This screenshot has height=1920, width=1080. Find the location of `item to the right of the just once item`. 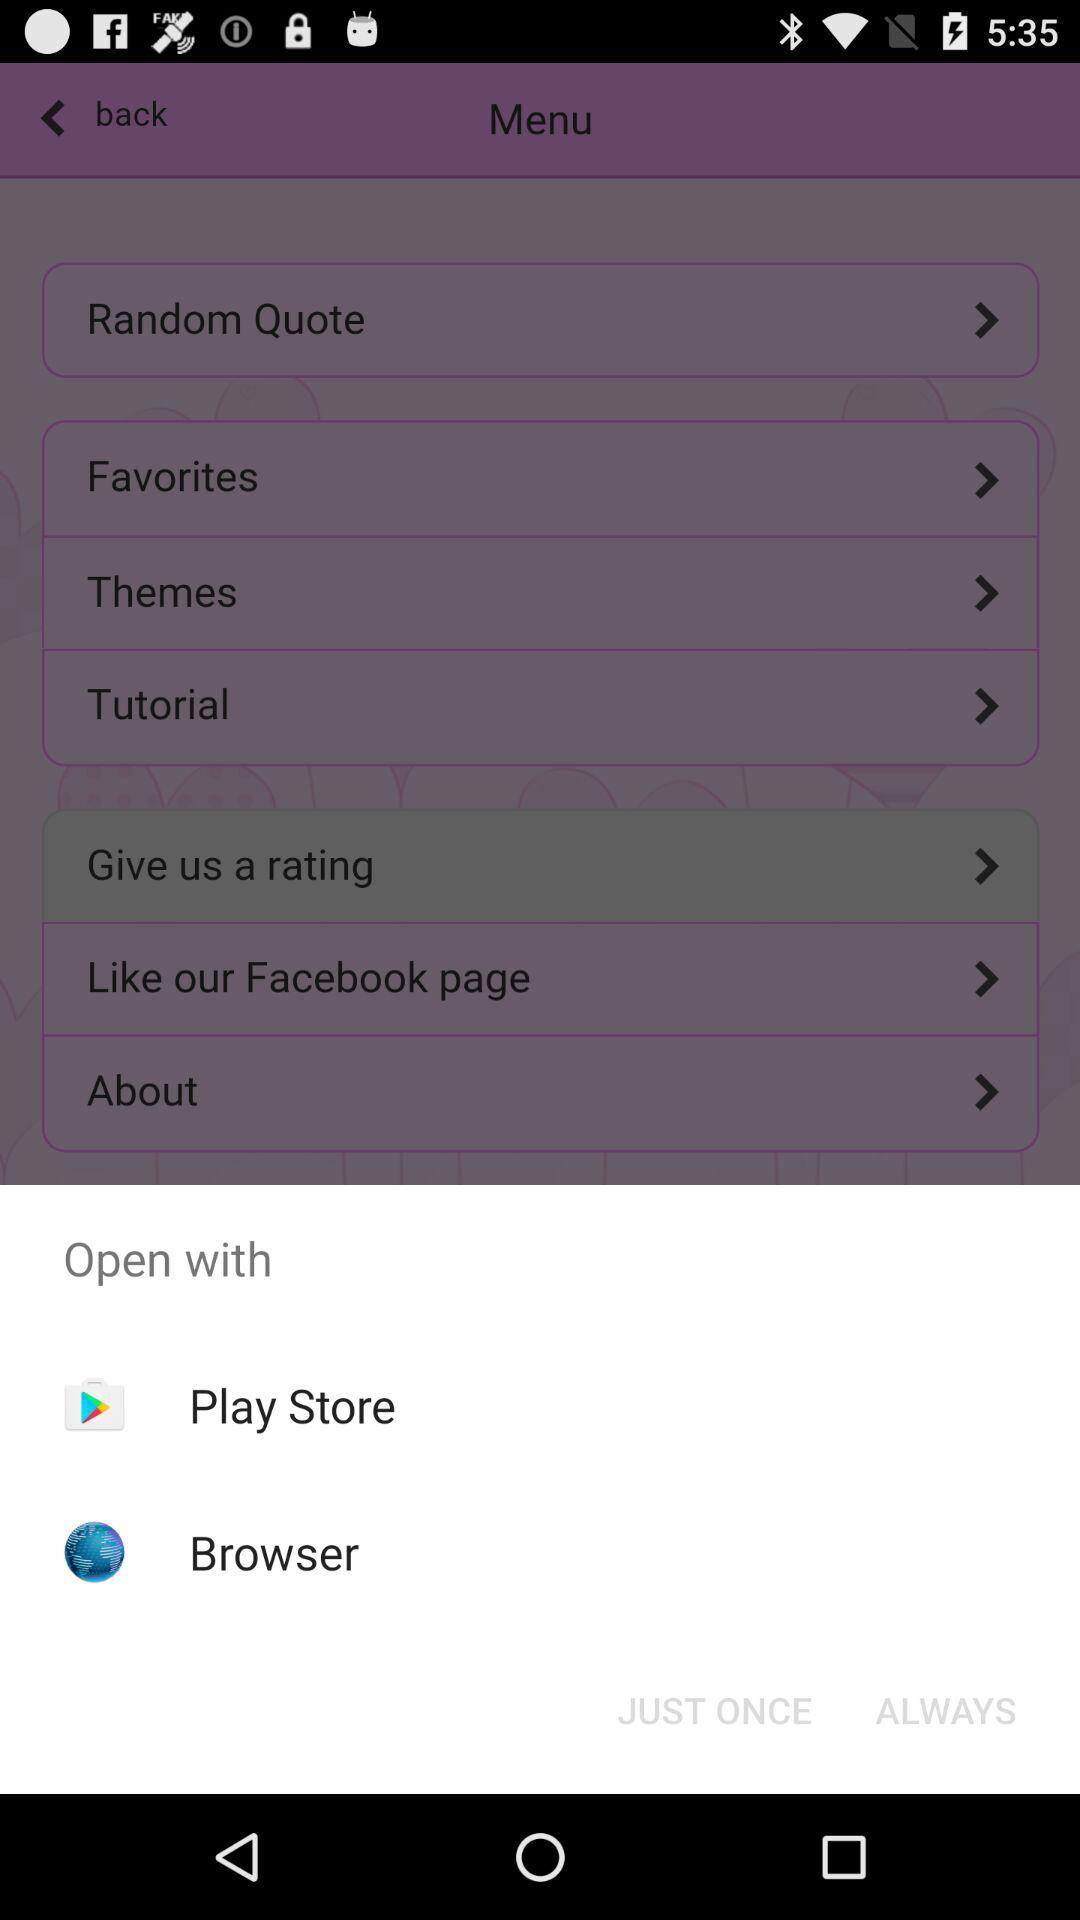

item to the right of the just once item is located at coordinates (945, 1708).